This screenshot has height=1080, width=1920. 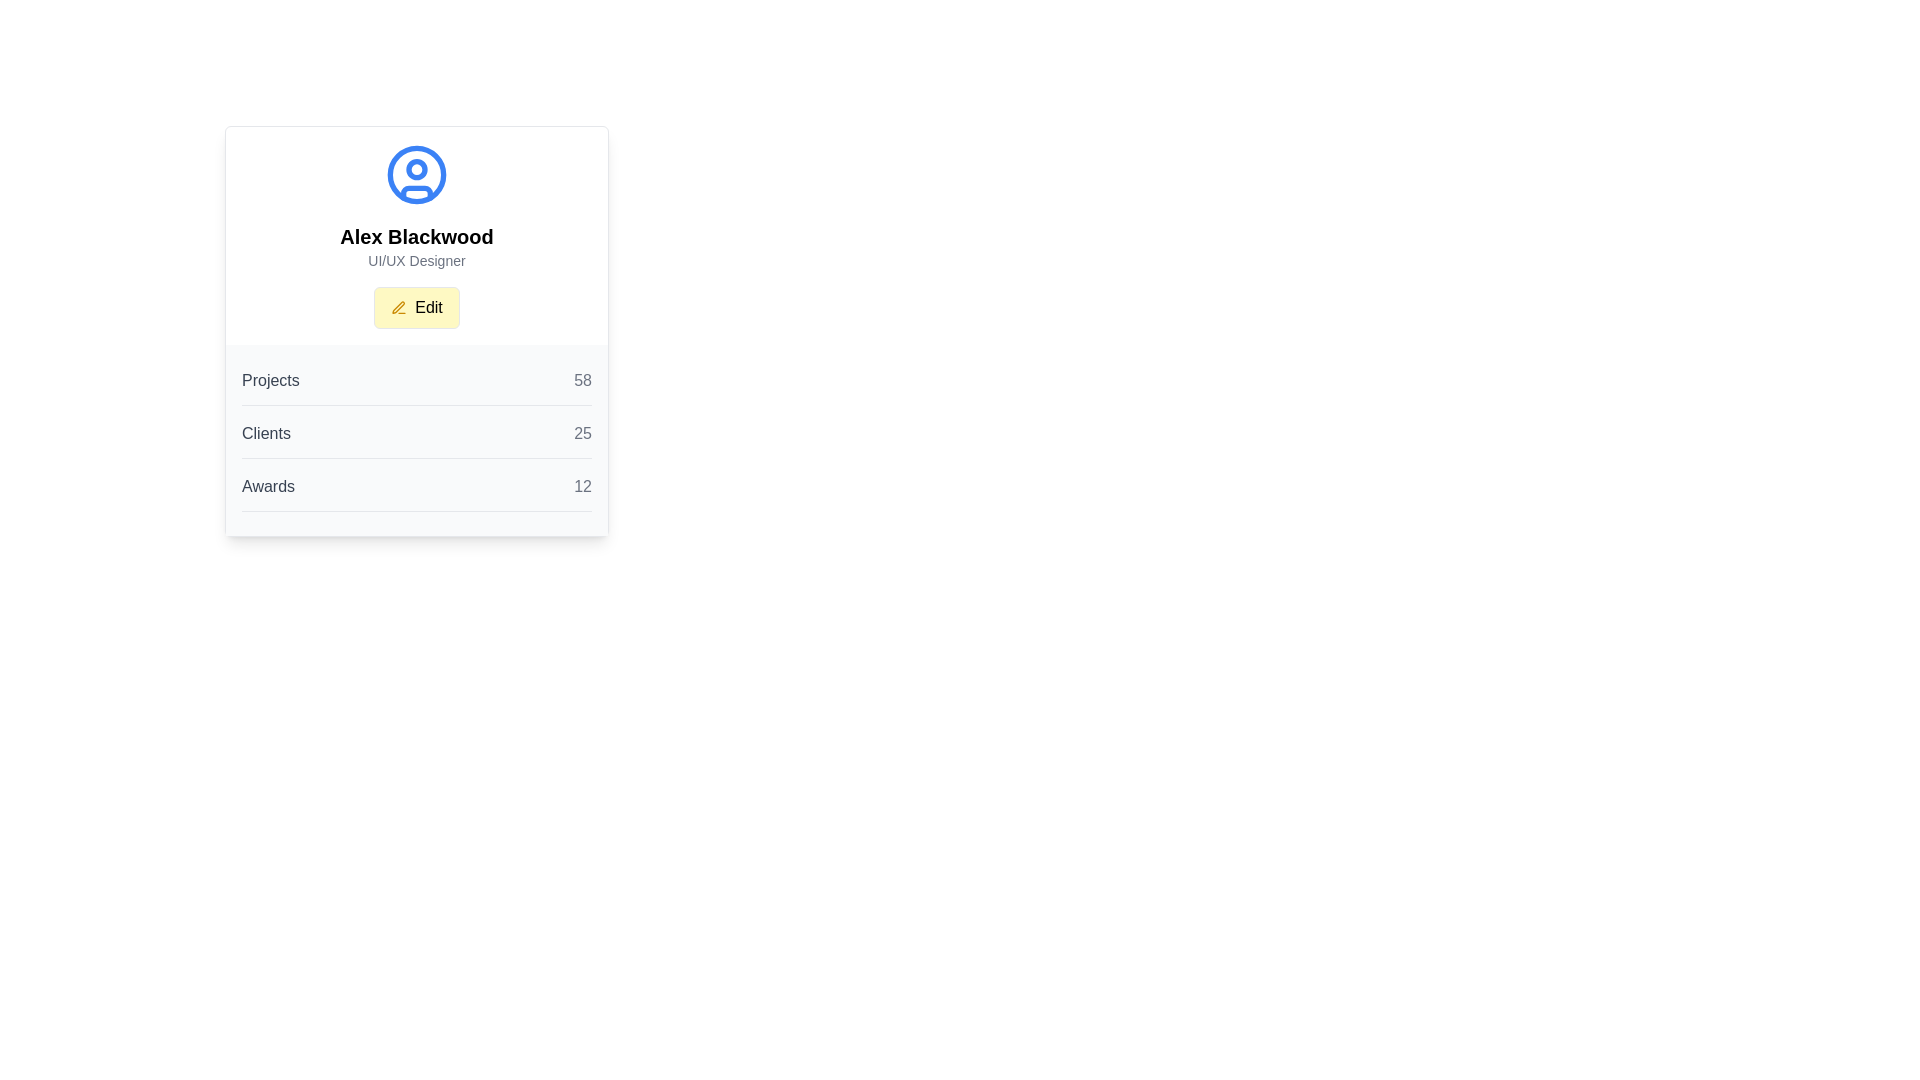 I want to click on the 'Edit' text label within the button that is located to the right of a pencil icon and aligned in a yellow button below the user profile card, so click(x=427, y=308).